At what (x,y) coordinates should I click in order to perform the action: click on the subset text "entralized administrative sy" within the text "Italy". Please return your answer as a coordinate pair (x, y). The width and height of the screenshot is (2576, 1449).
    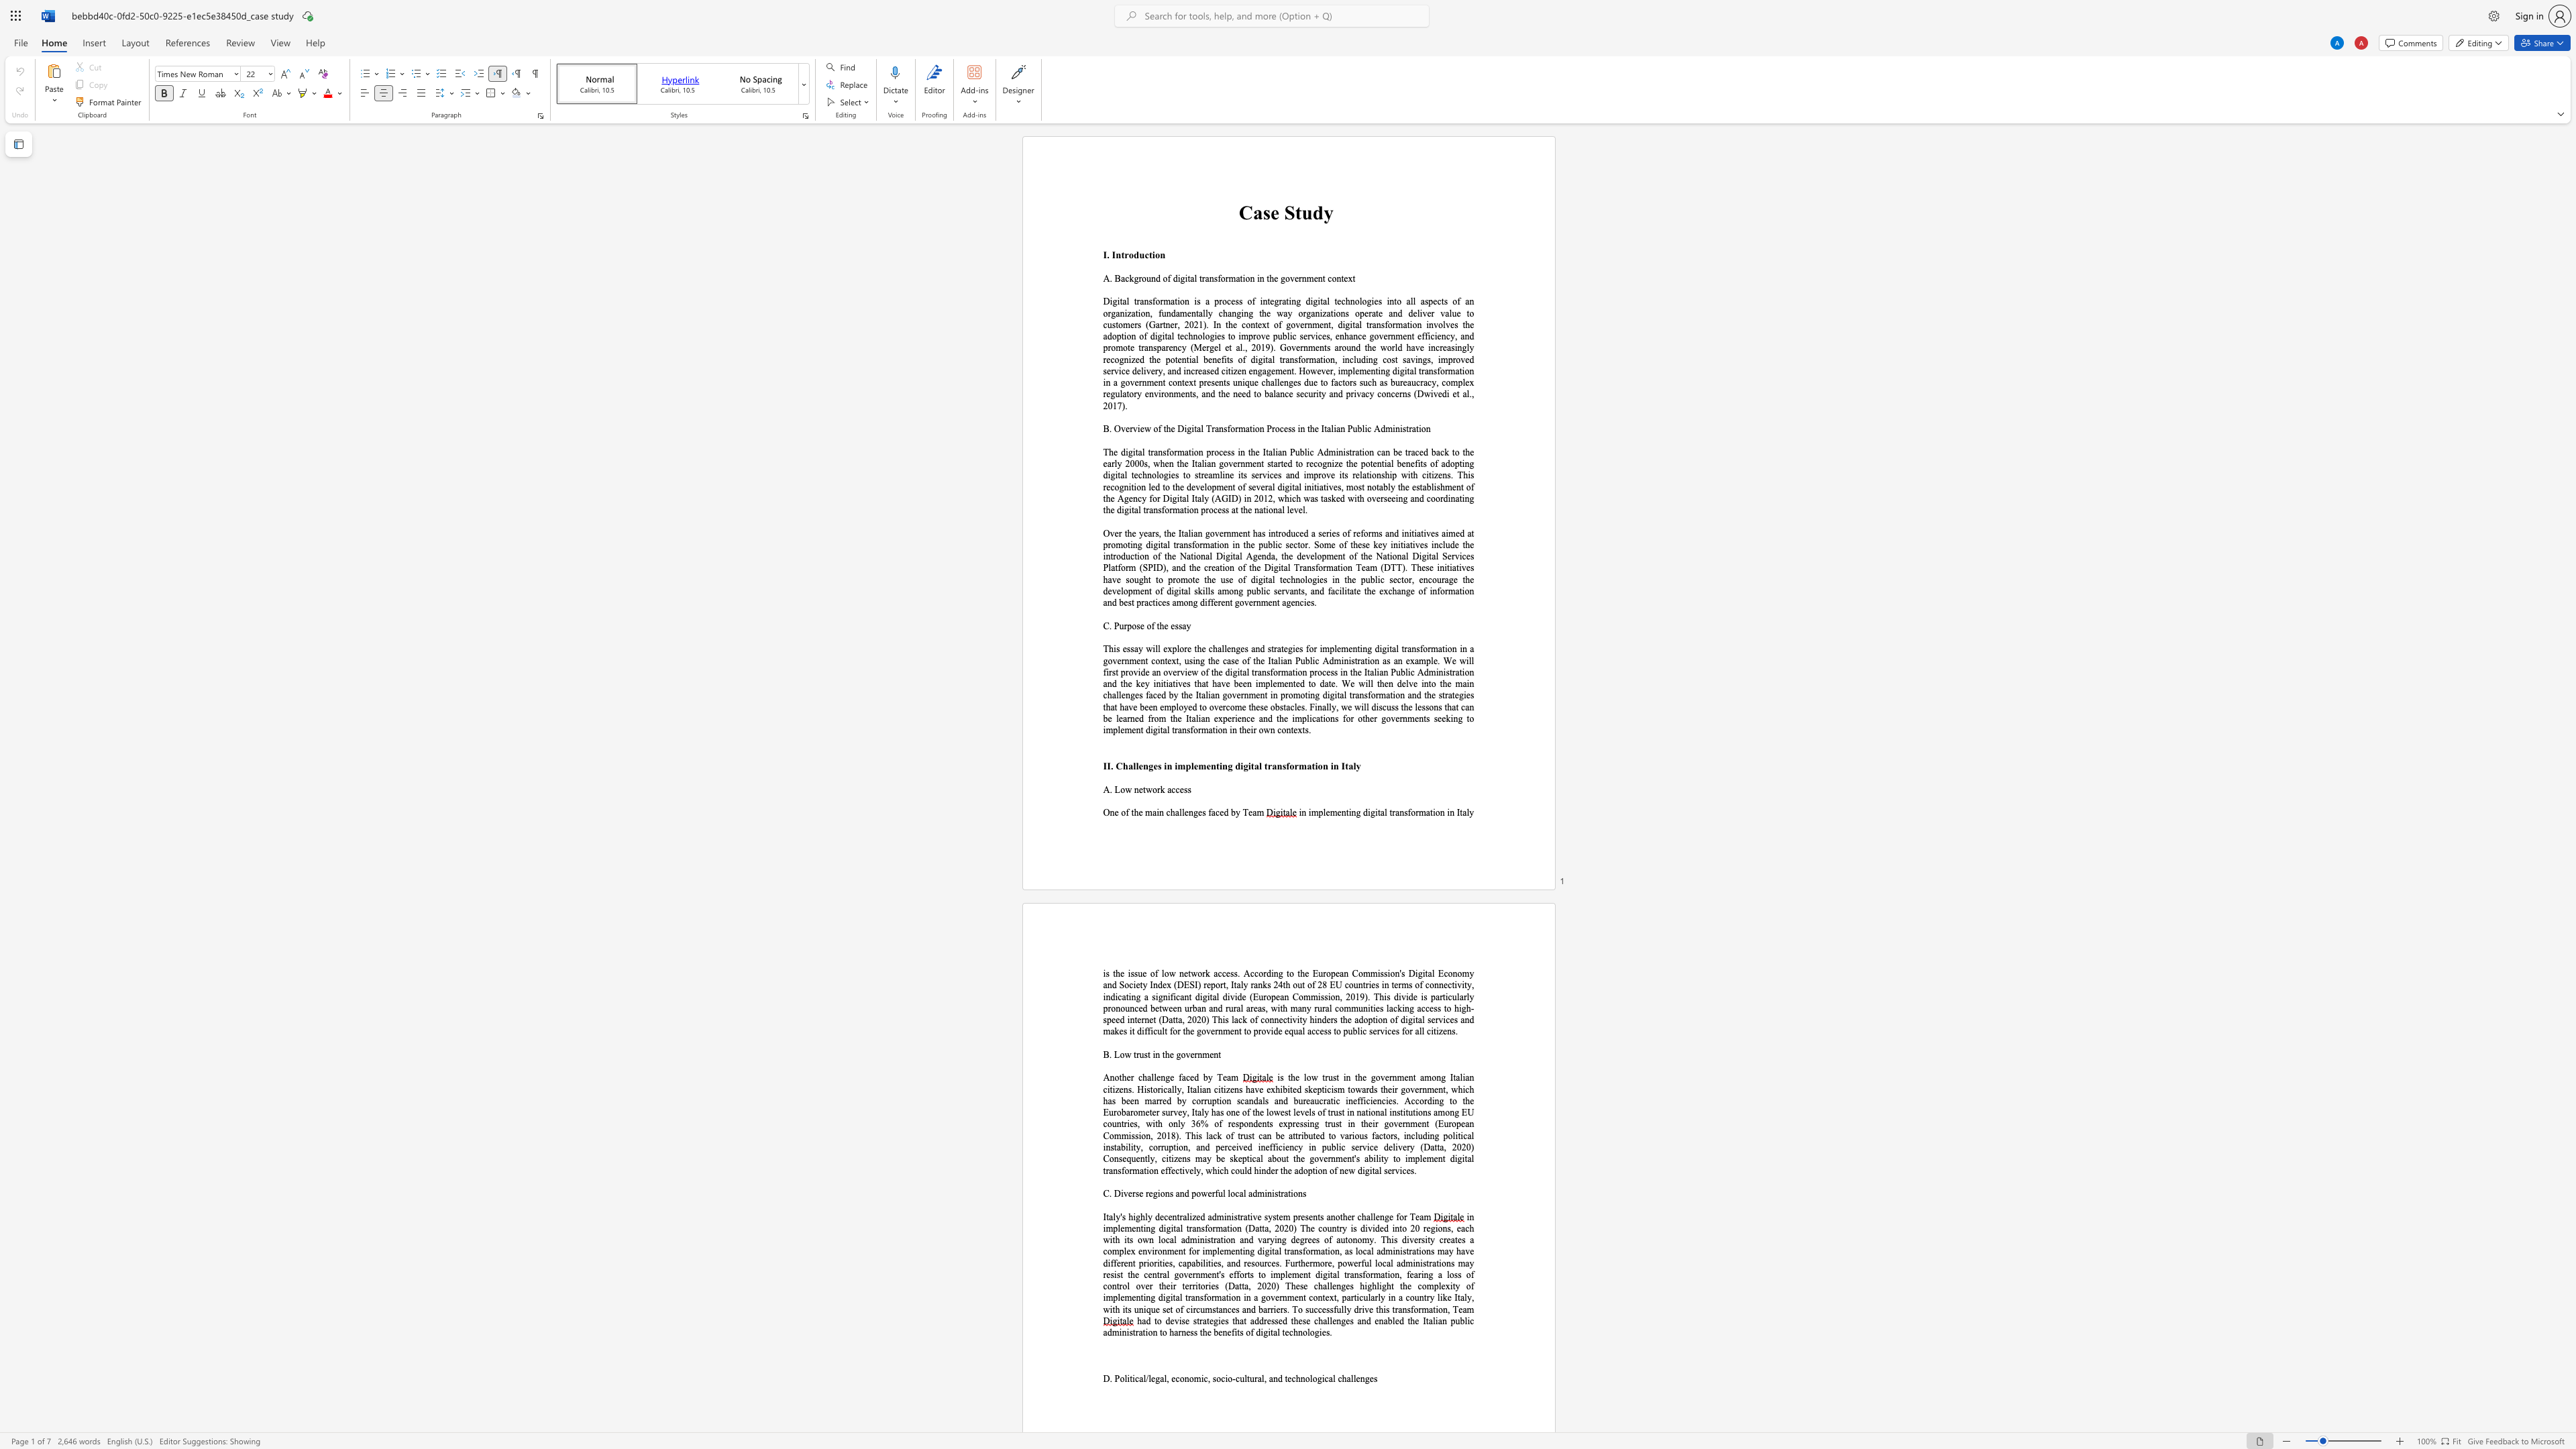
    Looking at the image, I should click on (1167, 1216).